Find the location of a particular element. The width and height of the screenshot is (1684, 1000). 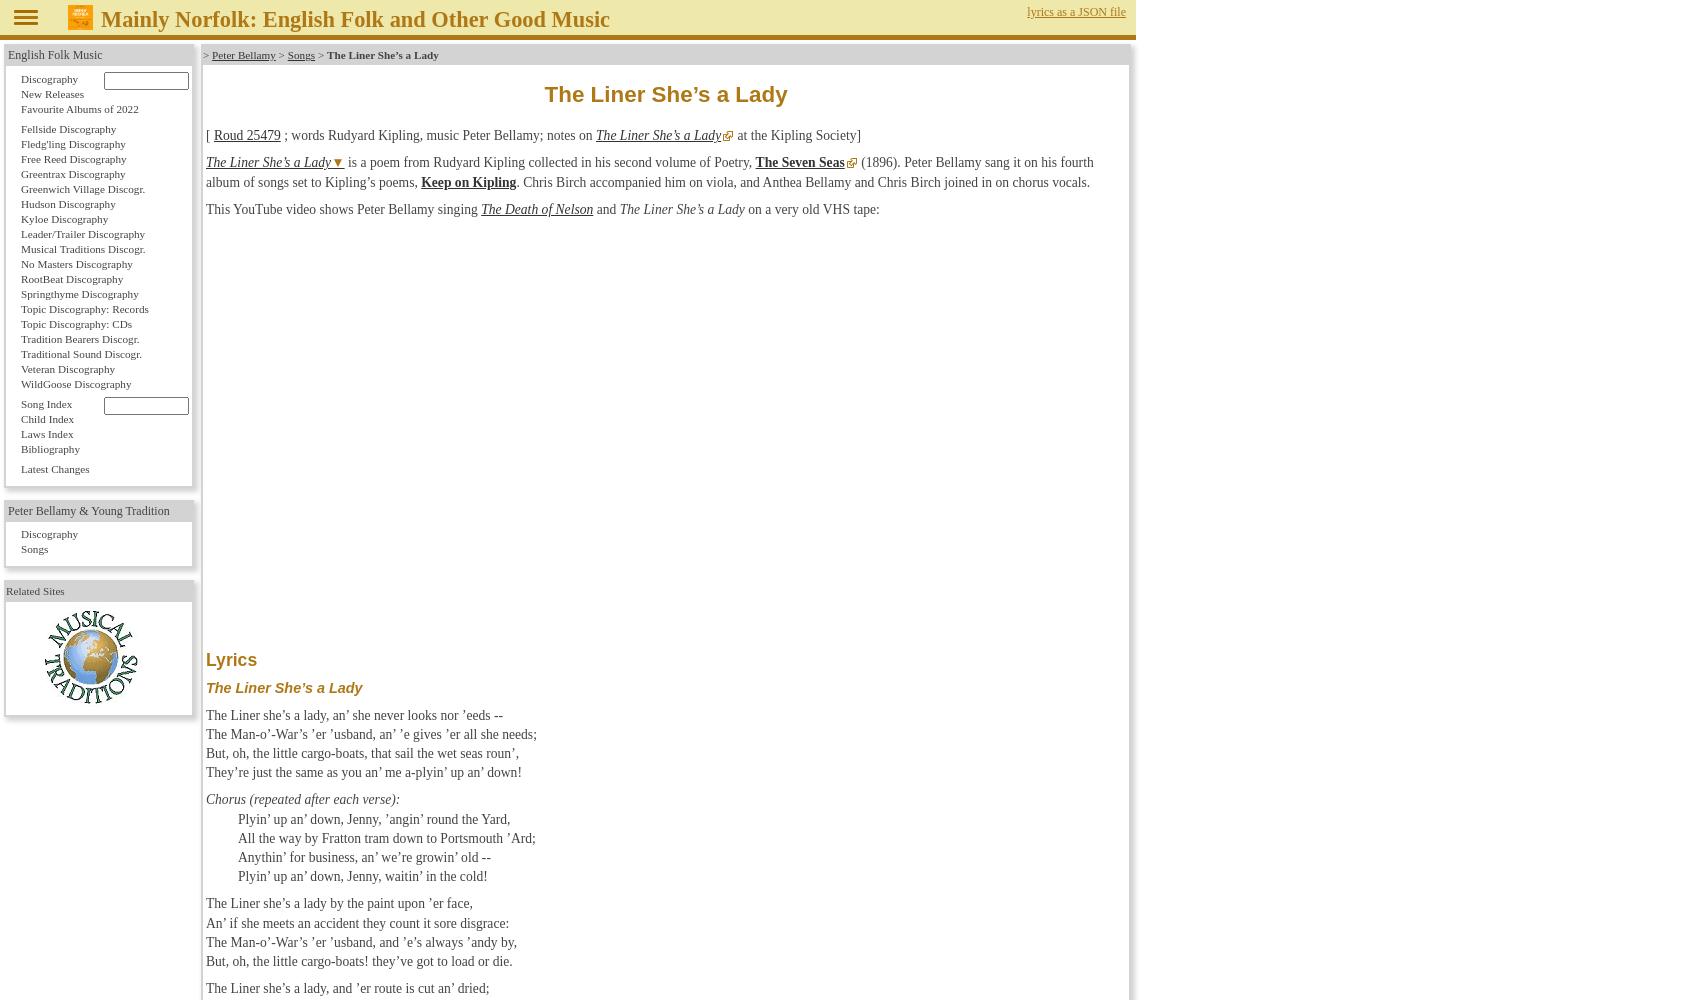

'Free Reed Discography' is located at coordinates (72, 158).